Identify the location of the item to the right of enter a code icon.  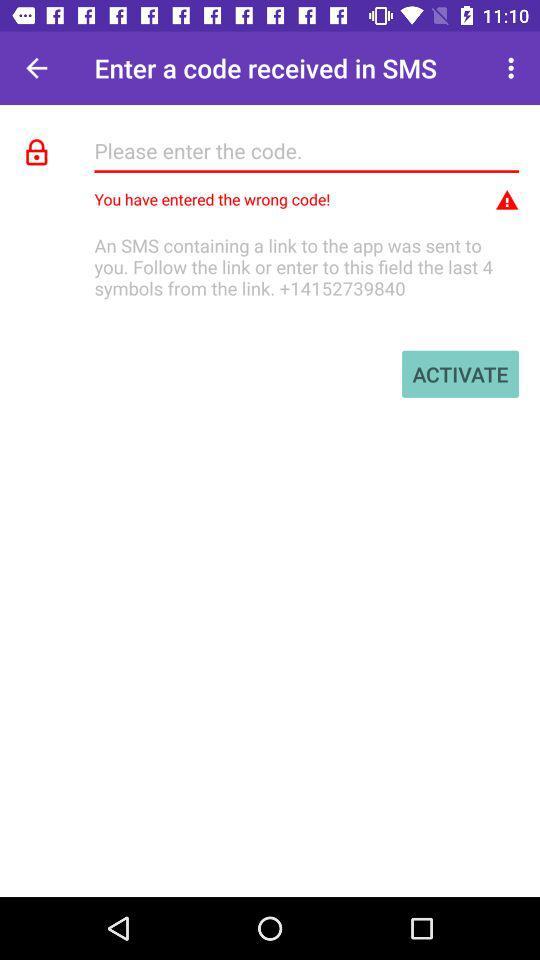
(513, 68).